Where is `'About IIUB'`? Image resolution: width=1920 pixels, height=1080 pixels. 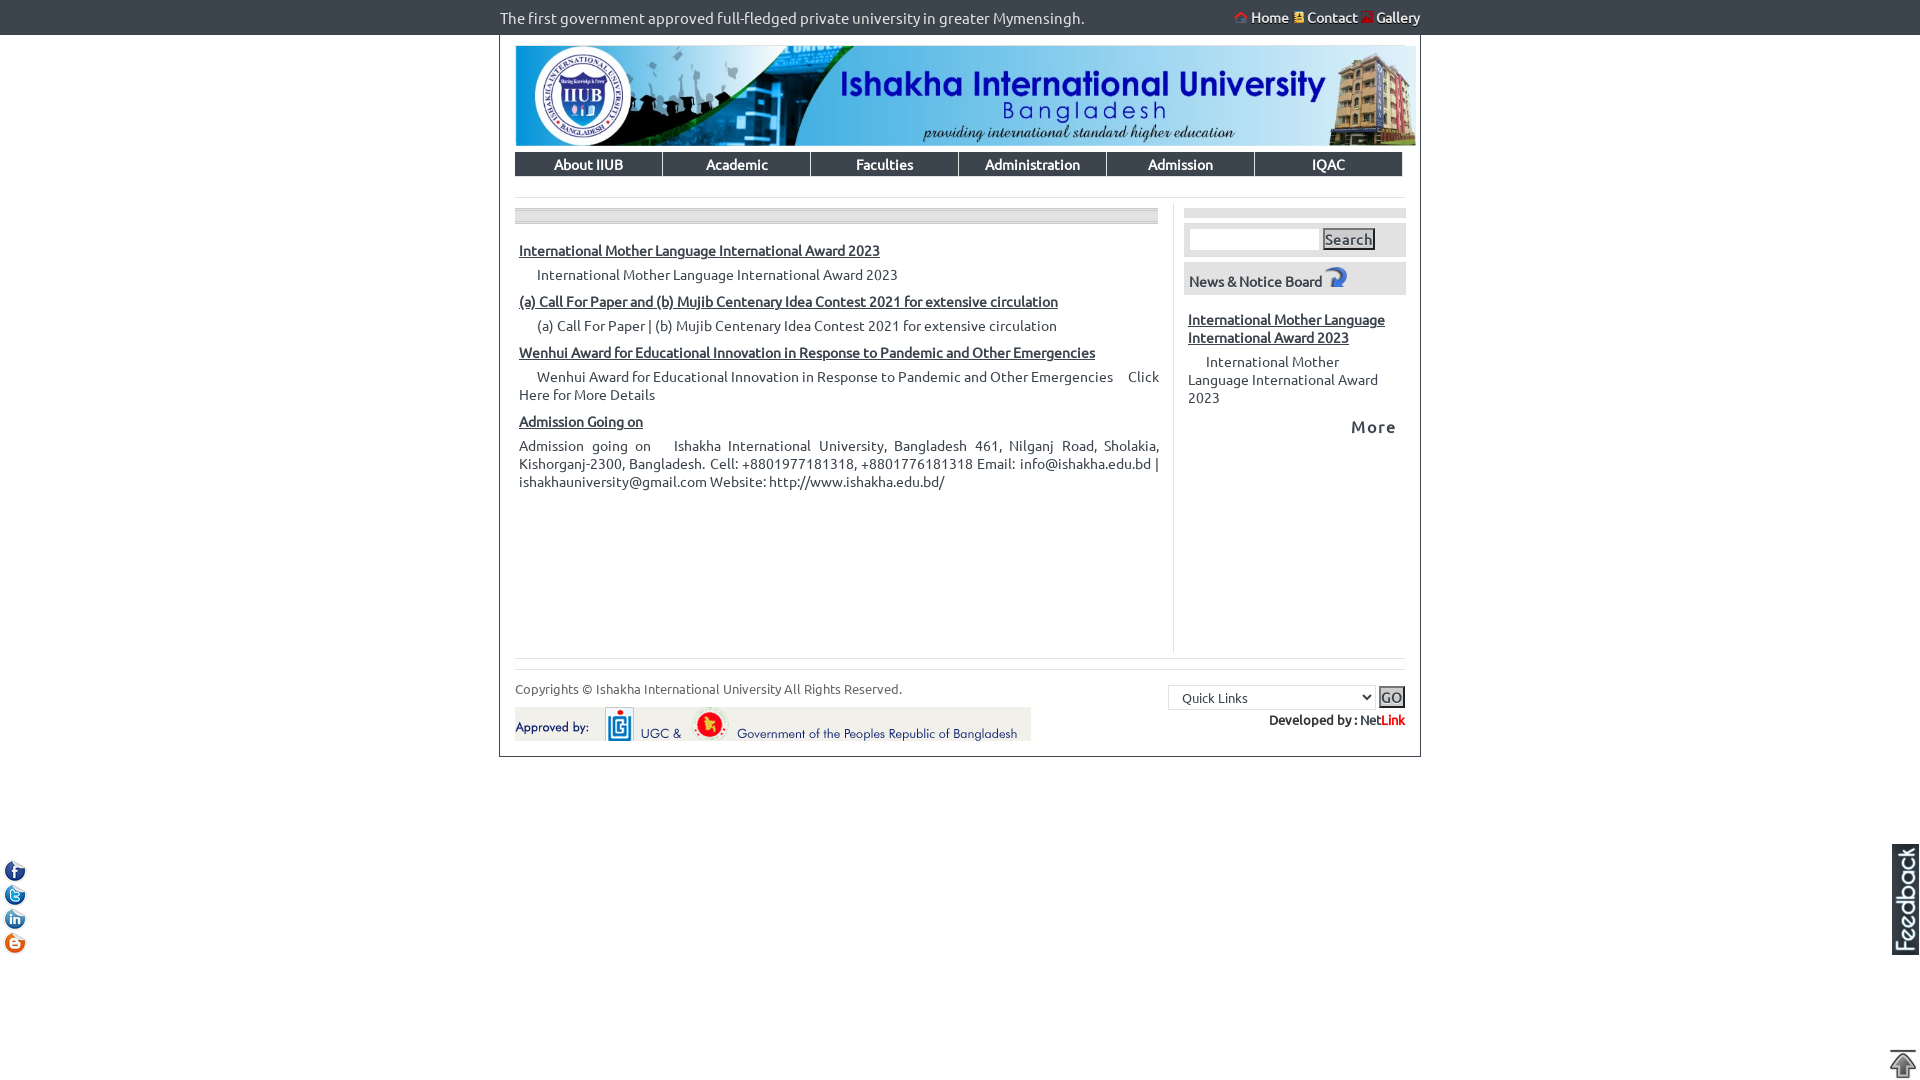
'About IIUB' is located at coordinates (588, 163).